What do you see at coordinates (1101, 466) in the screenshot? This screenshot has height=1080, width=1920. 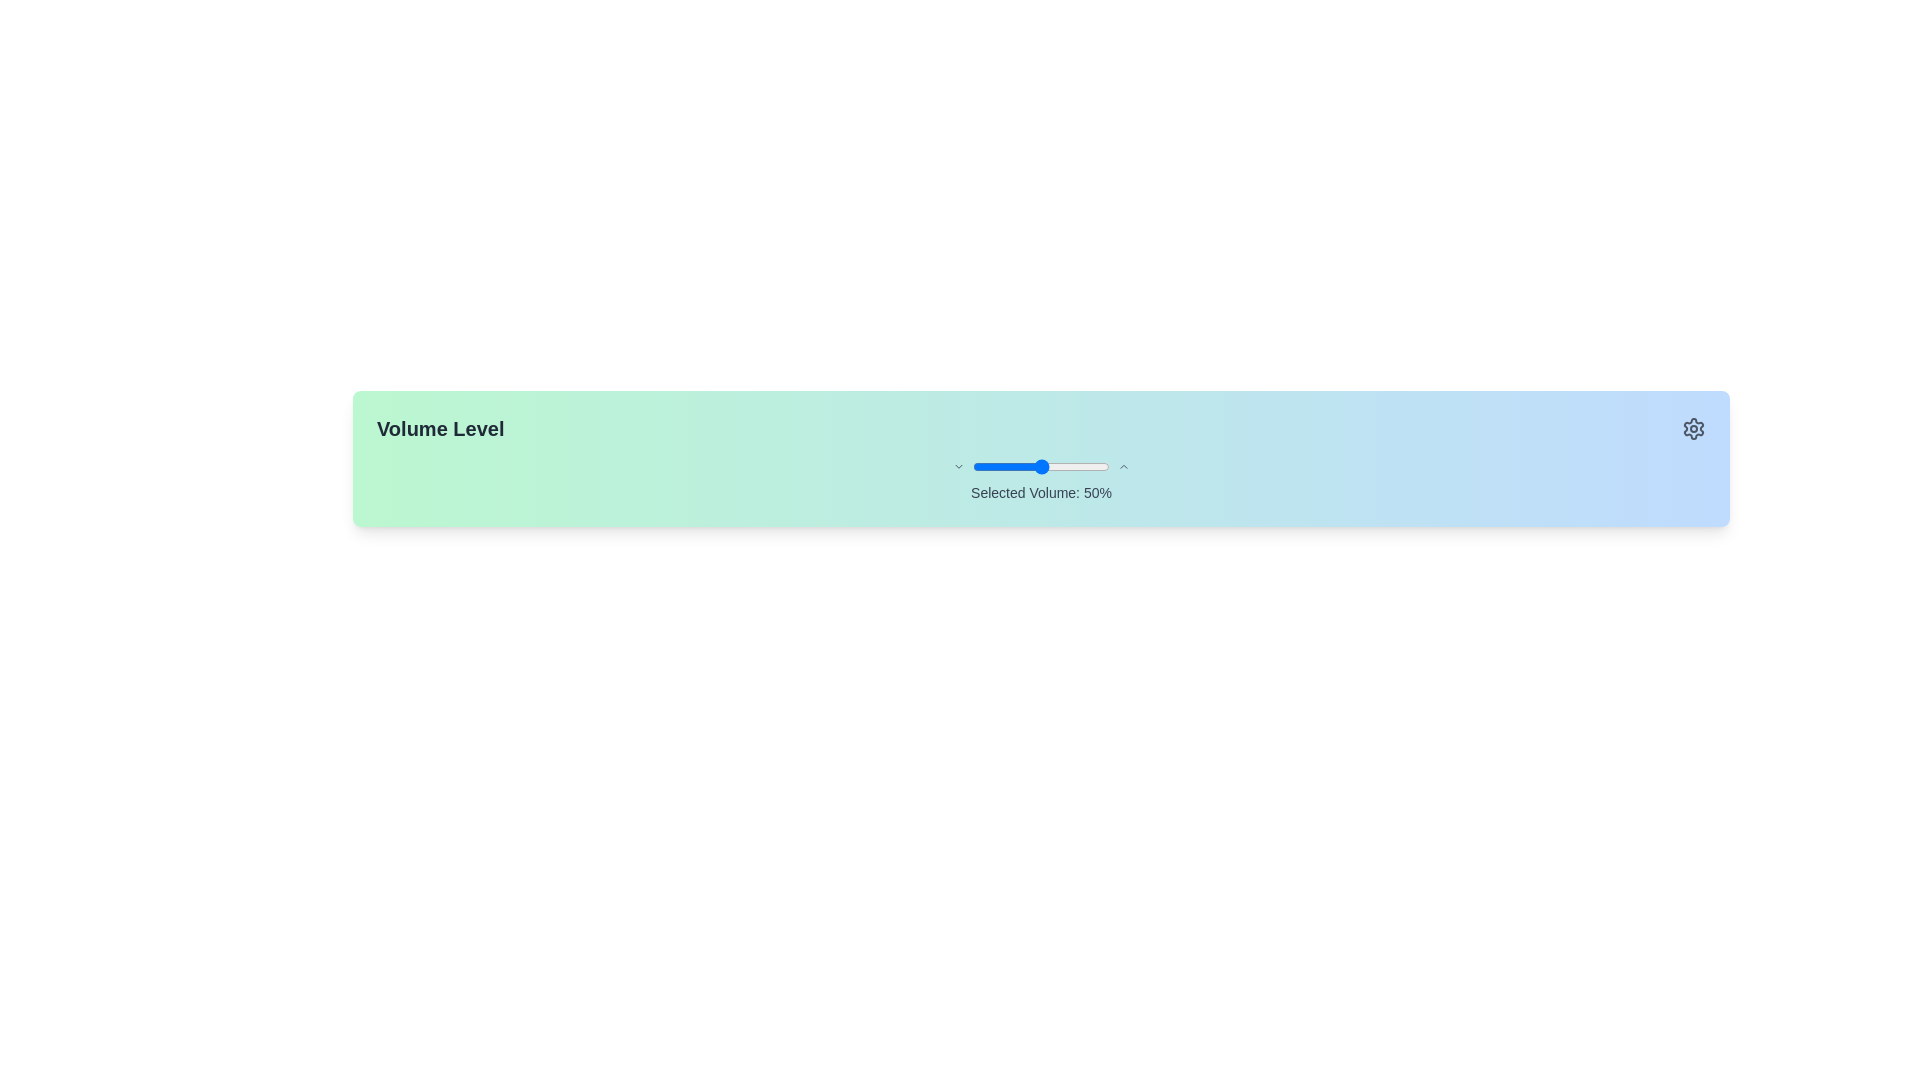 I see `the slider value` at bounding box center [1101, 466].